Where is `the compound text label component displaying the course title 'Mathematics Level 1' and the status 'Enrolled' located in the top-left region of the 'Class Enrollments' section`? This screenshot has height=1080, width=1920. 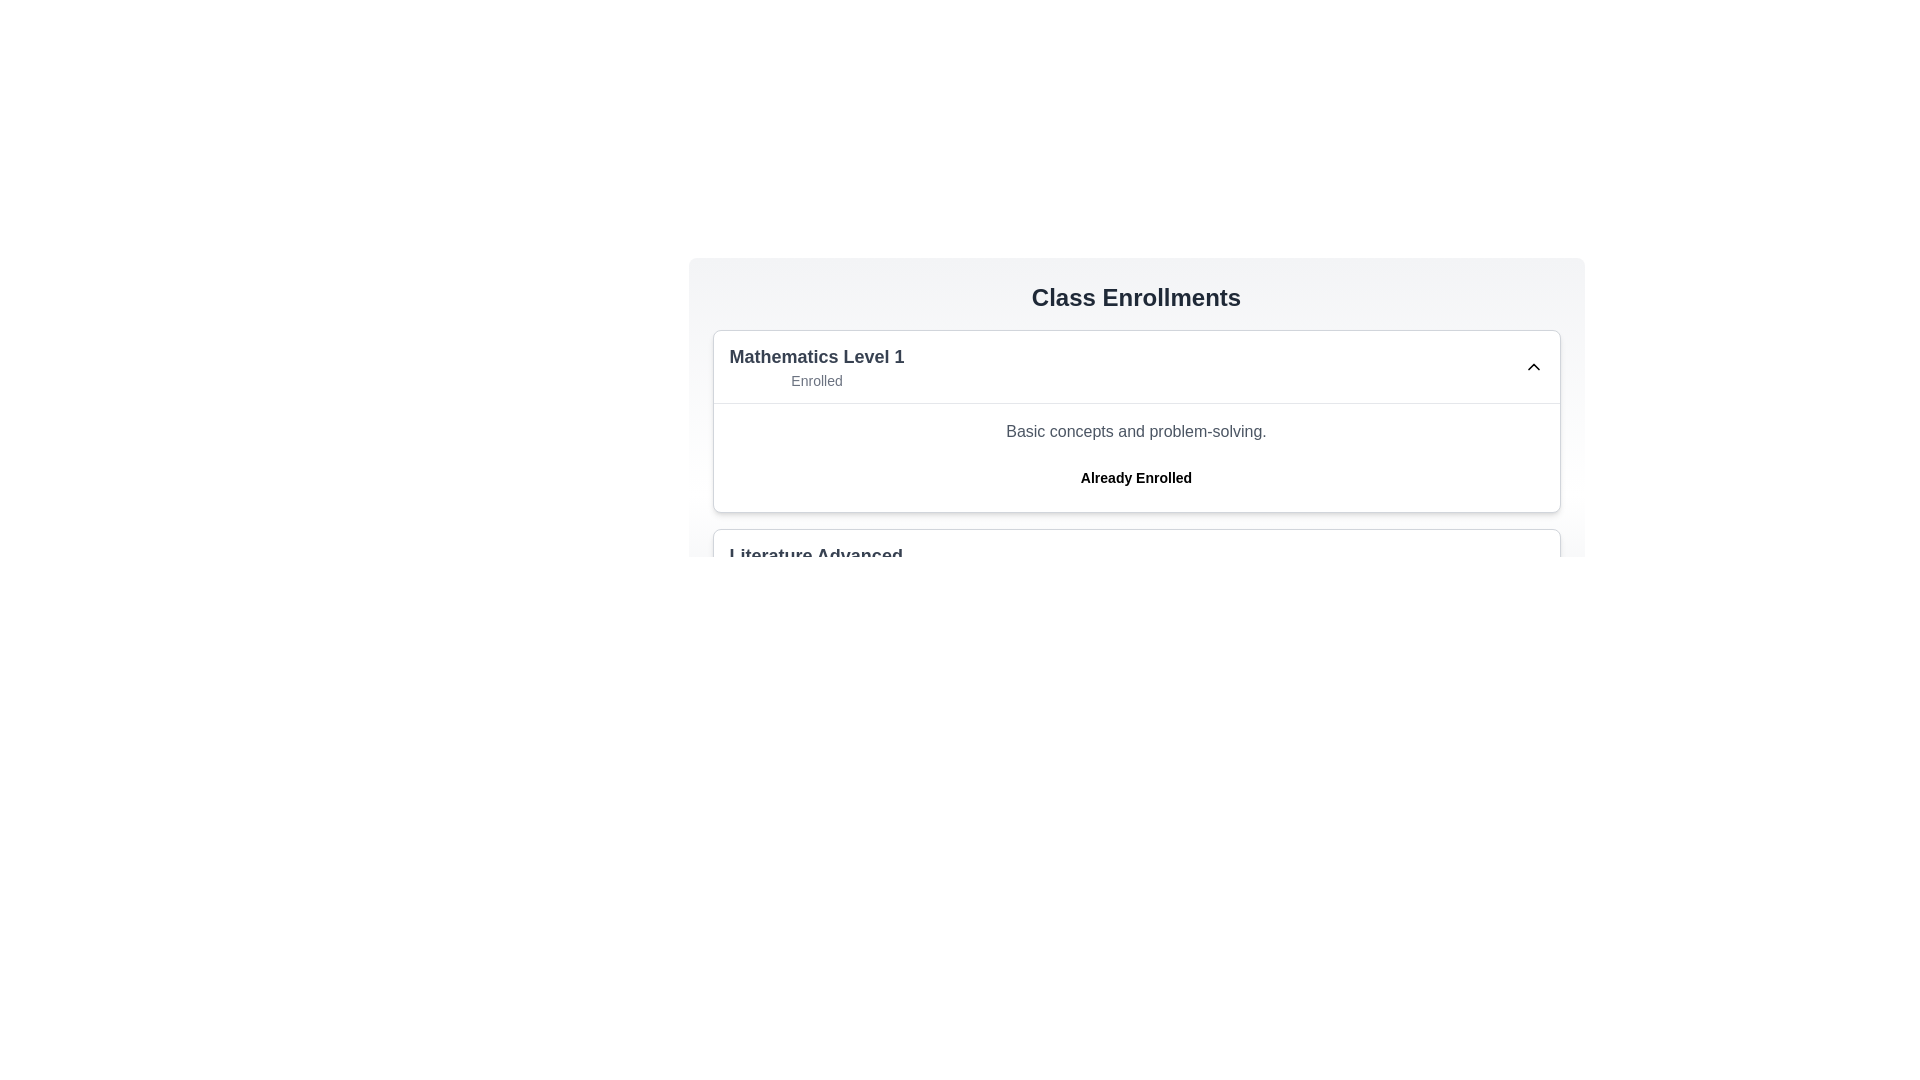
the compound text label component displaying the course title 'Mathematics Level 1' and the status 'Enrolled' located in the top-left region of the 'Class Enrollments' section is located at coordinates (816, 366).